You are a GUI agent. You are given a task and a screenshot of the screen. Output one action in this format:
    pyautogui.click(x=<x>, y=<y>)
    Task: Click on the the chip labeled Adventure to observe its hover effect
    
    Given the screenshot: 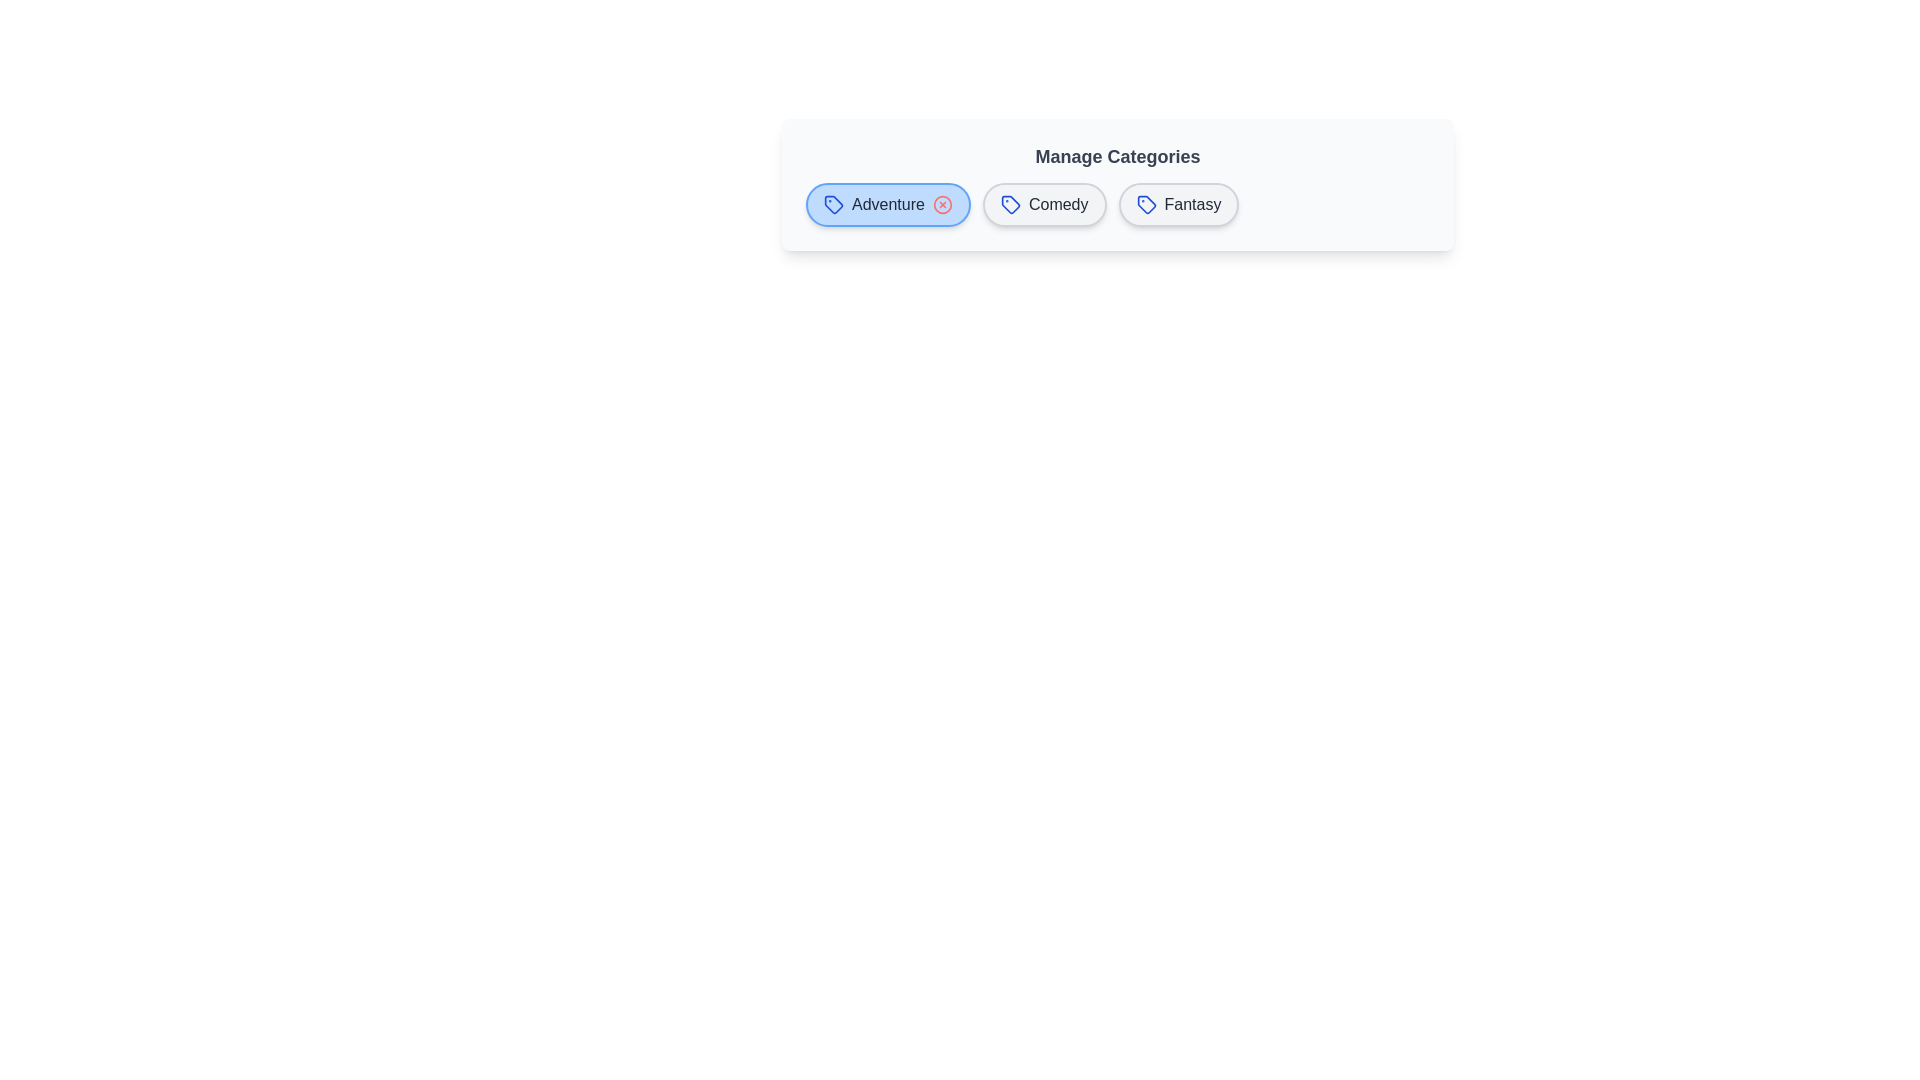 What is the action you would take?
    pyautogui.click(x=887, y=204)
    